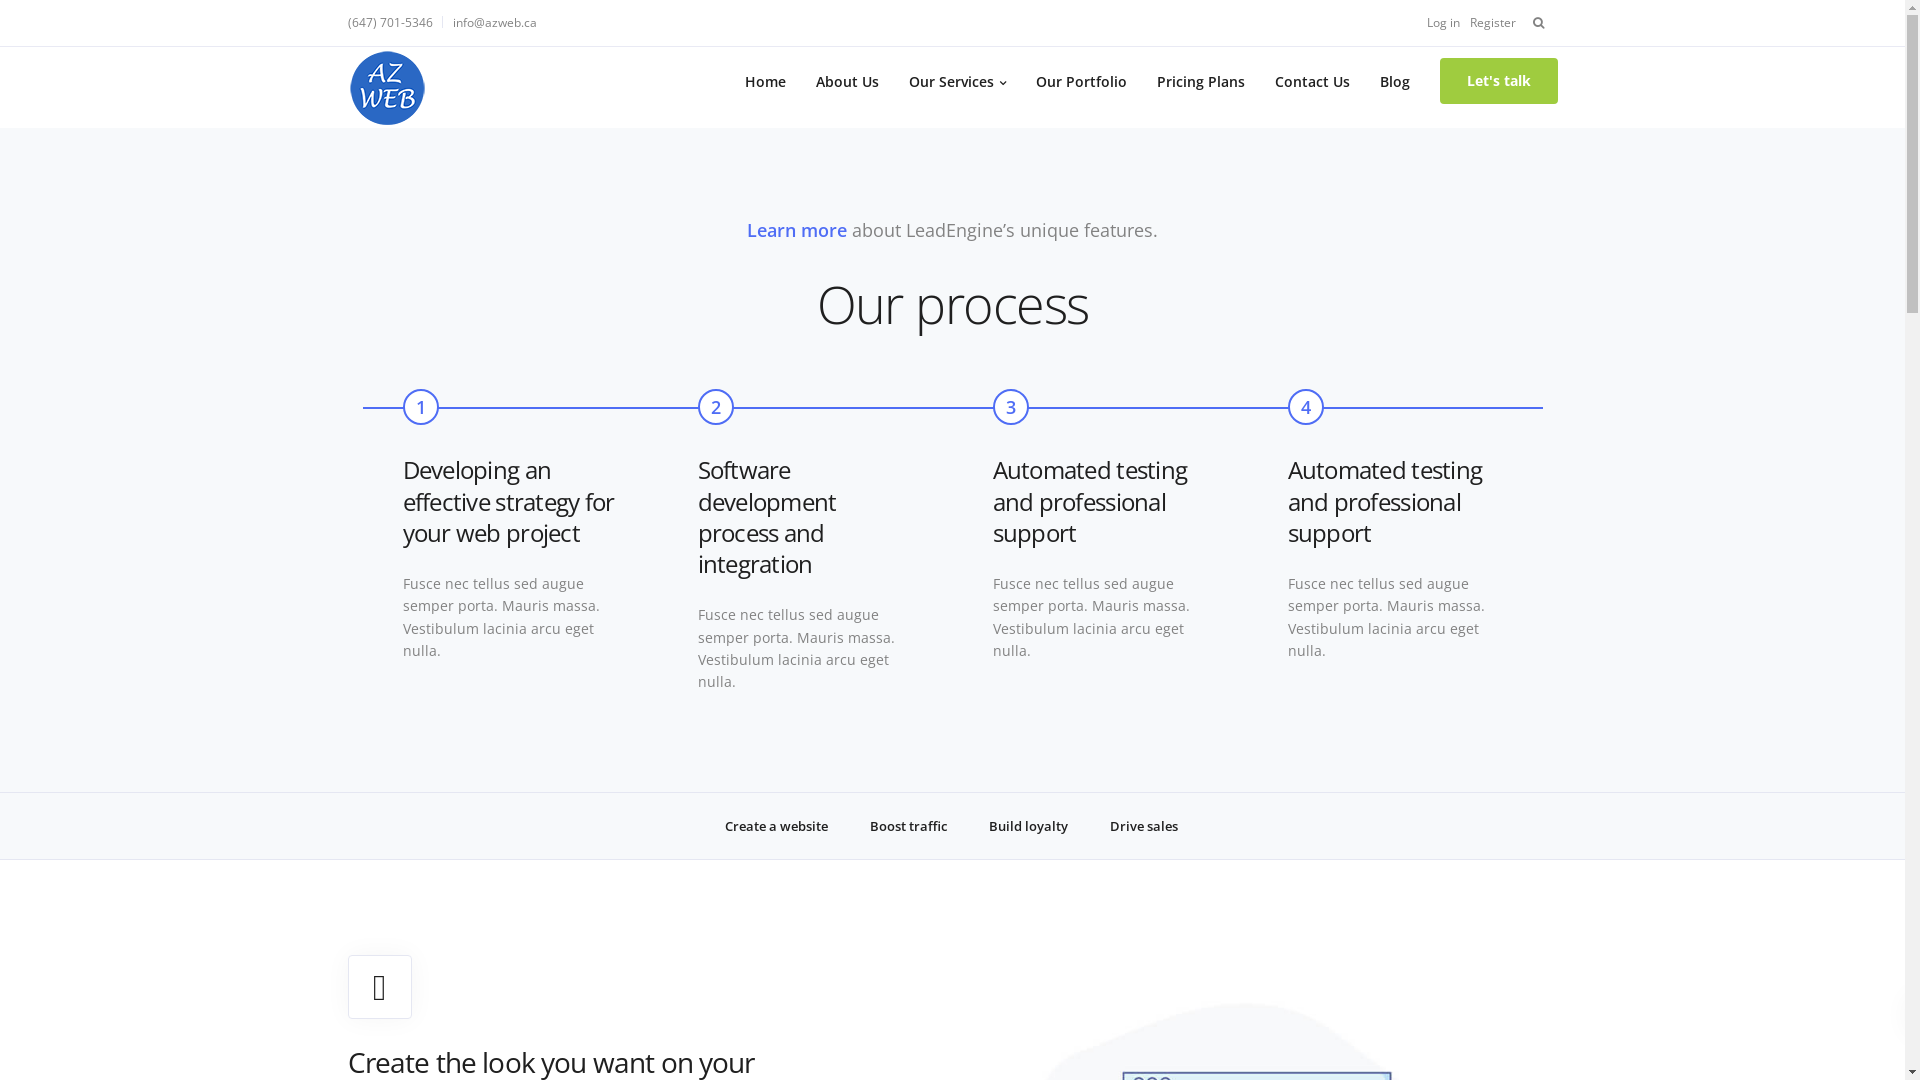 Image resolution: width=1920 pixels, height=1080 pixels. What do you see at coordinates (764, 80) in the screenshot?
I see `'Home'` at bounding box center [764, 80].